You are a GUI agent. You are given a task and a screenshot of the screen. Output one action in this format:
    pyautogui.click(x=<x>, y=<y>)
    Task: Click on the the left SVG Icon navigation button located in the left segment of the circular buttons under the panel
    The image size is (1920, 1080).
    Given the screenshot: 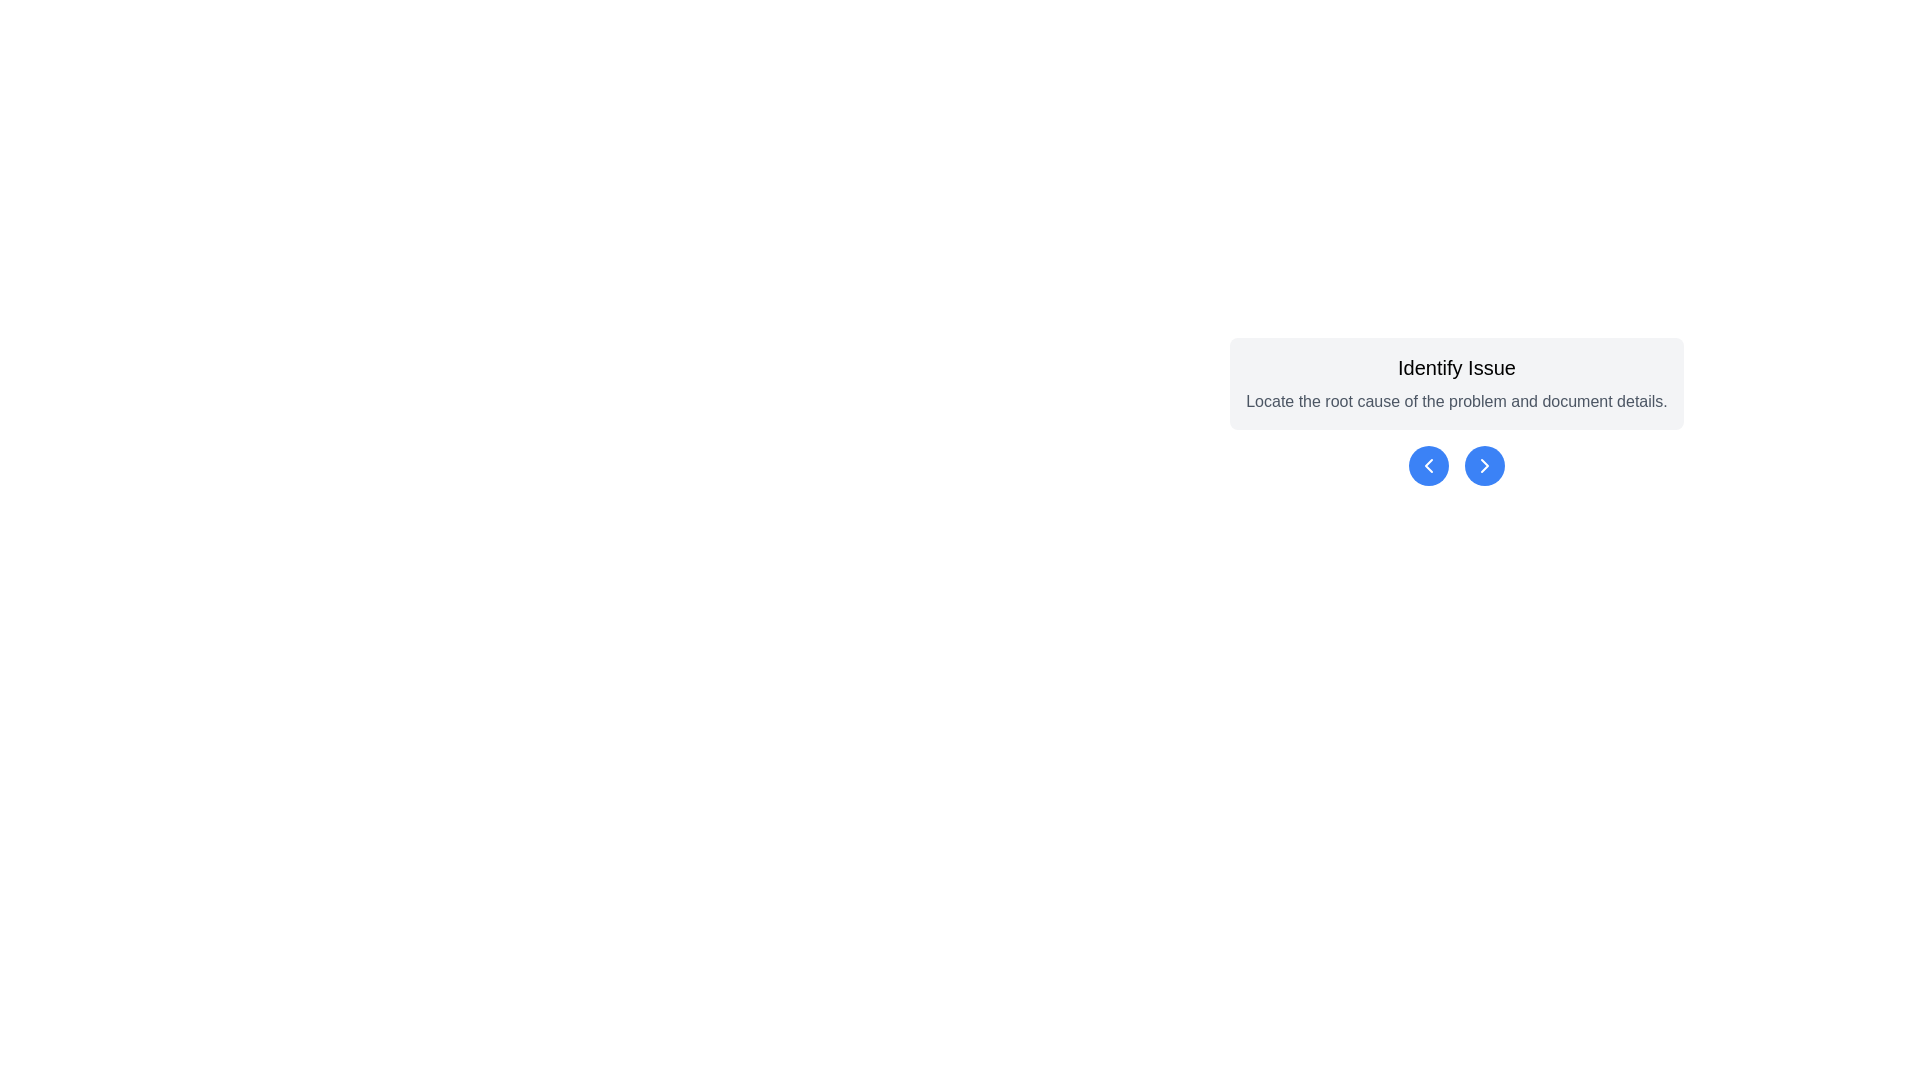 What is the action you would take?
    pyautogui.click(x=1428, y=466)
    